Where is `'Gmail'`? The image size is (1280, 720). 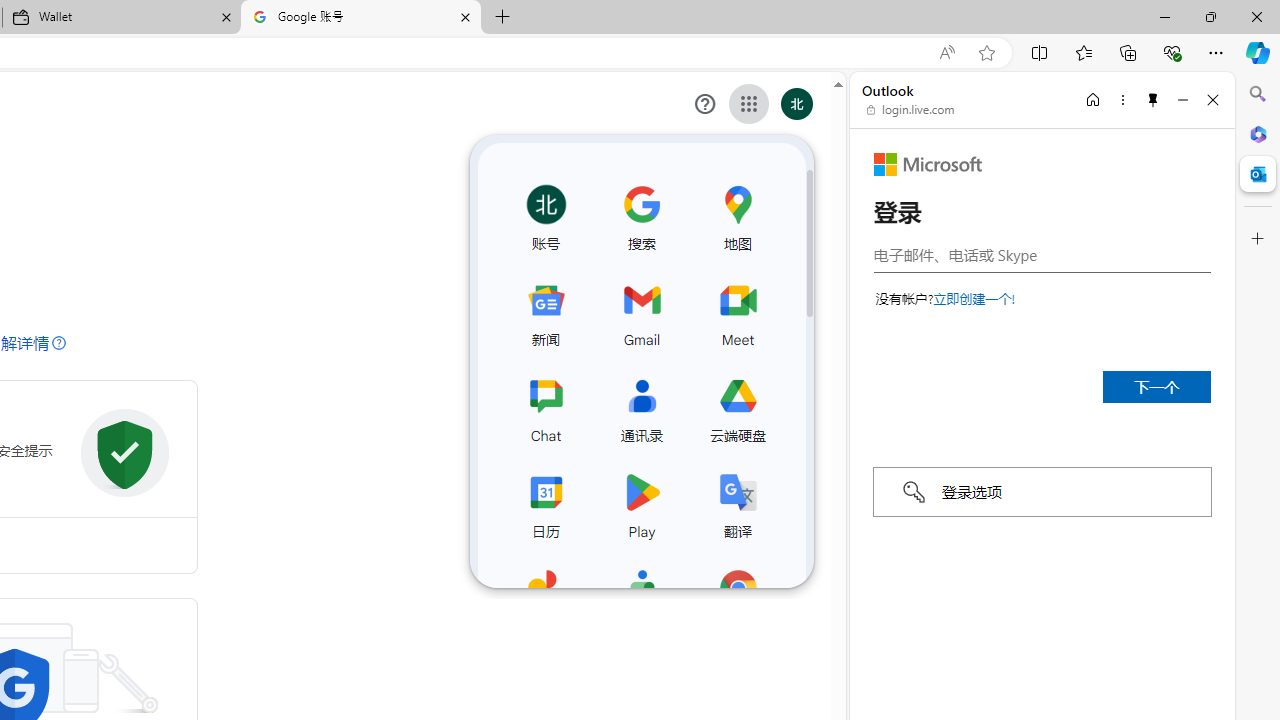
'Gmail' is located at coordinates (641, 311).